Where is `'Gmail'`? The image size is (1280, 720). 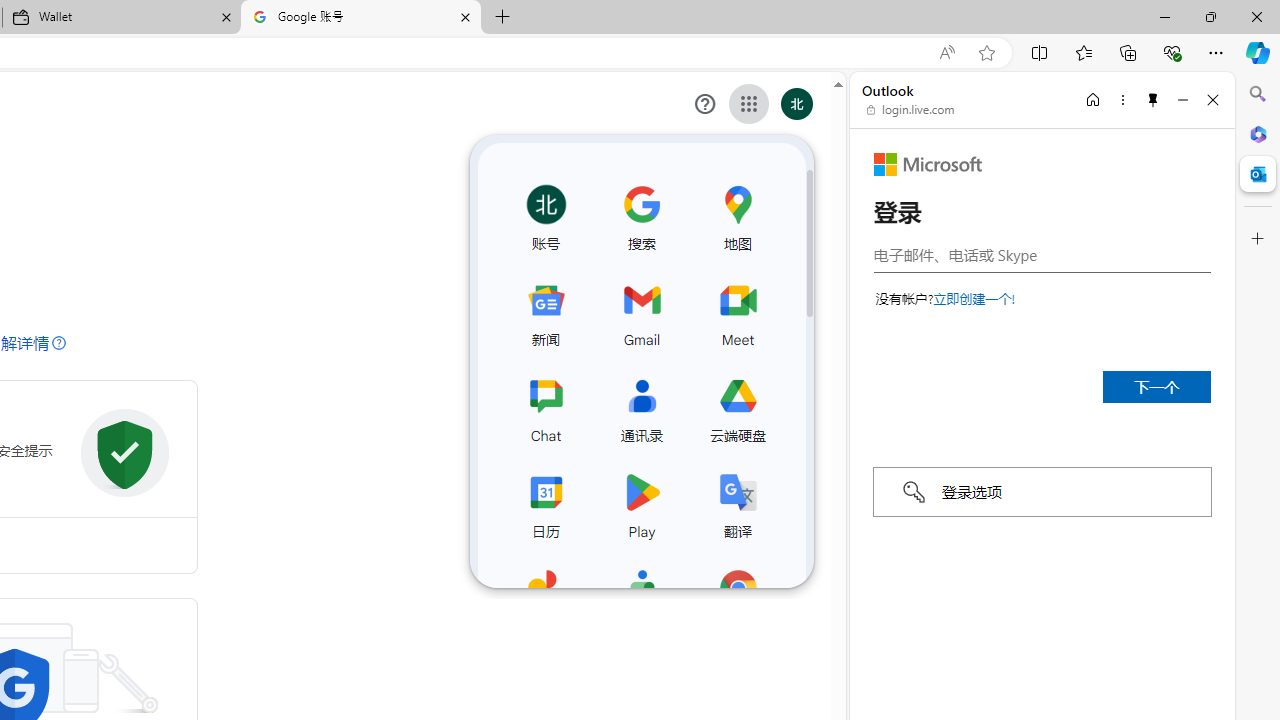
'Gmail' is located at coordinates (641, 311).